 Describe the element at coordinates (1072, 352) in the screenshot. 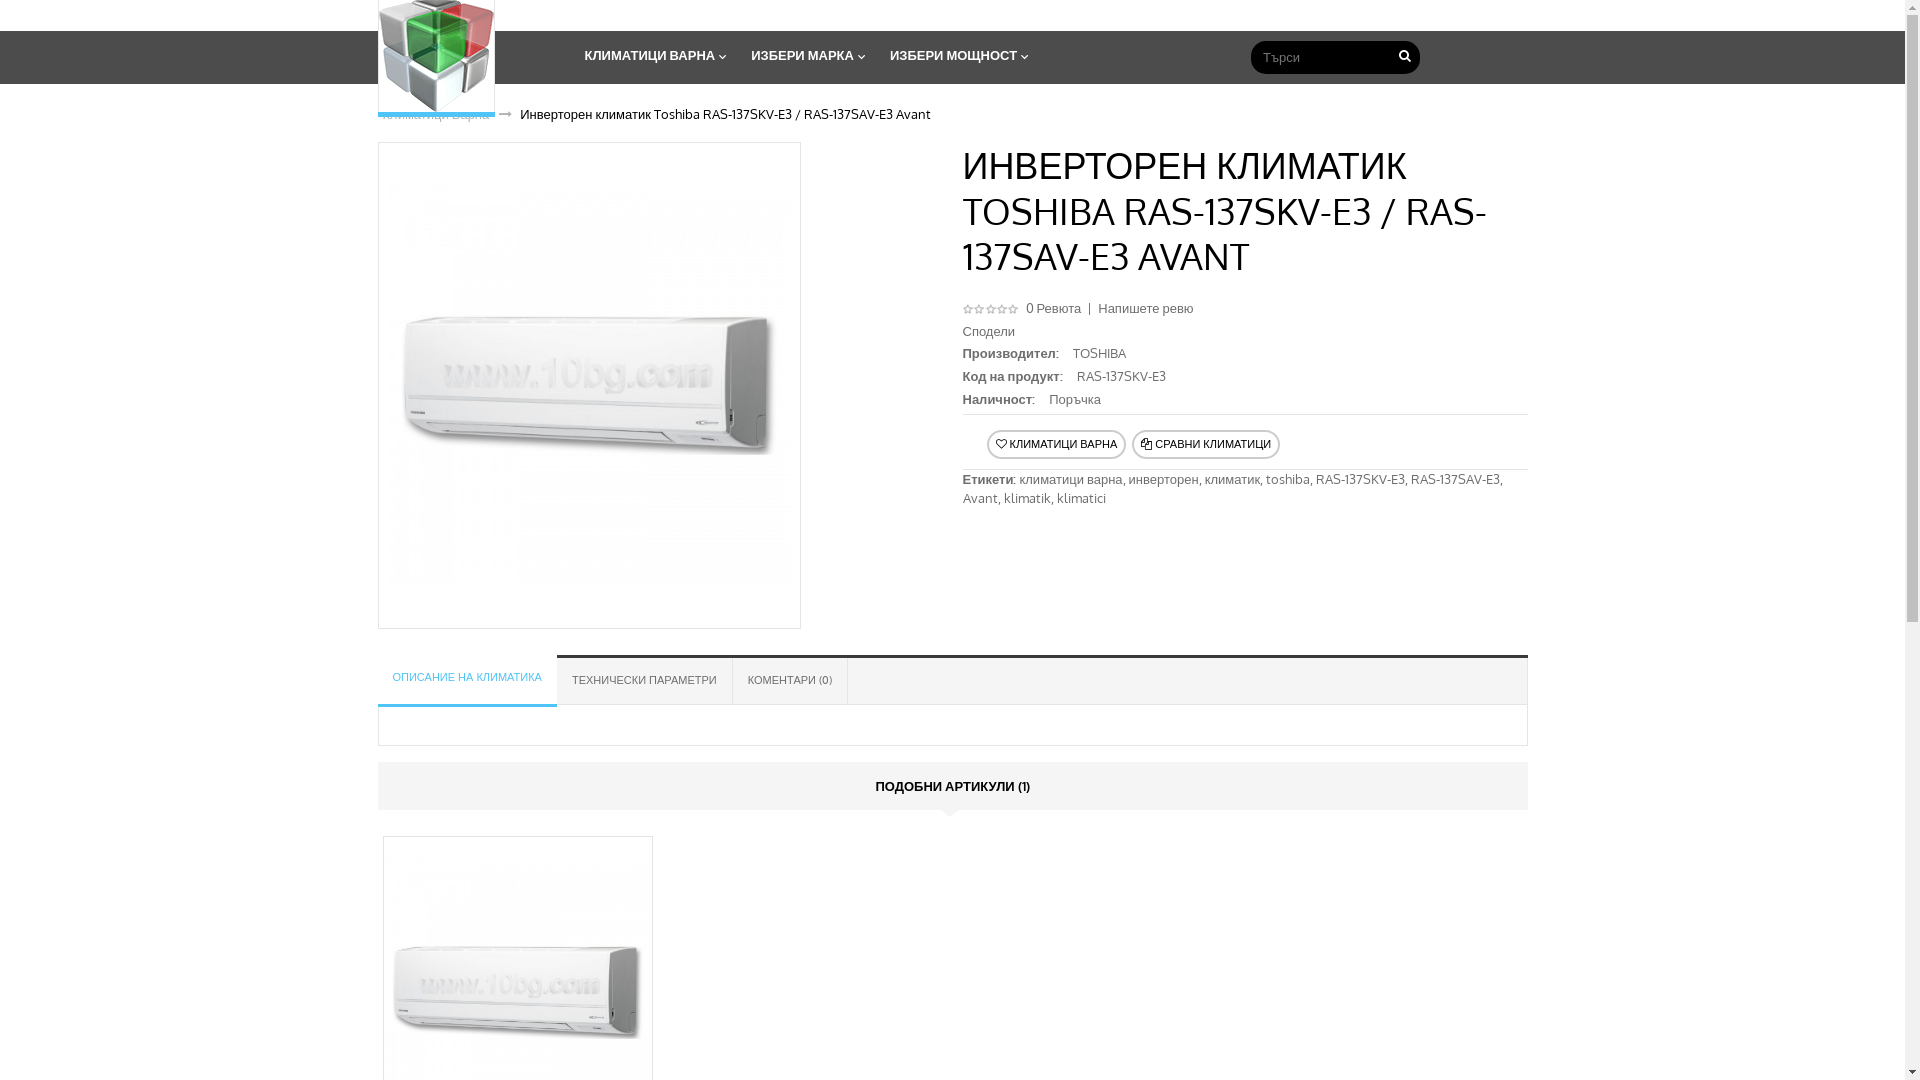

I see `'TOSHIBA'` at that location.